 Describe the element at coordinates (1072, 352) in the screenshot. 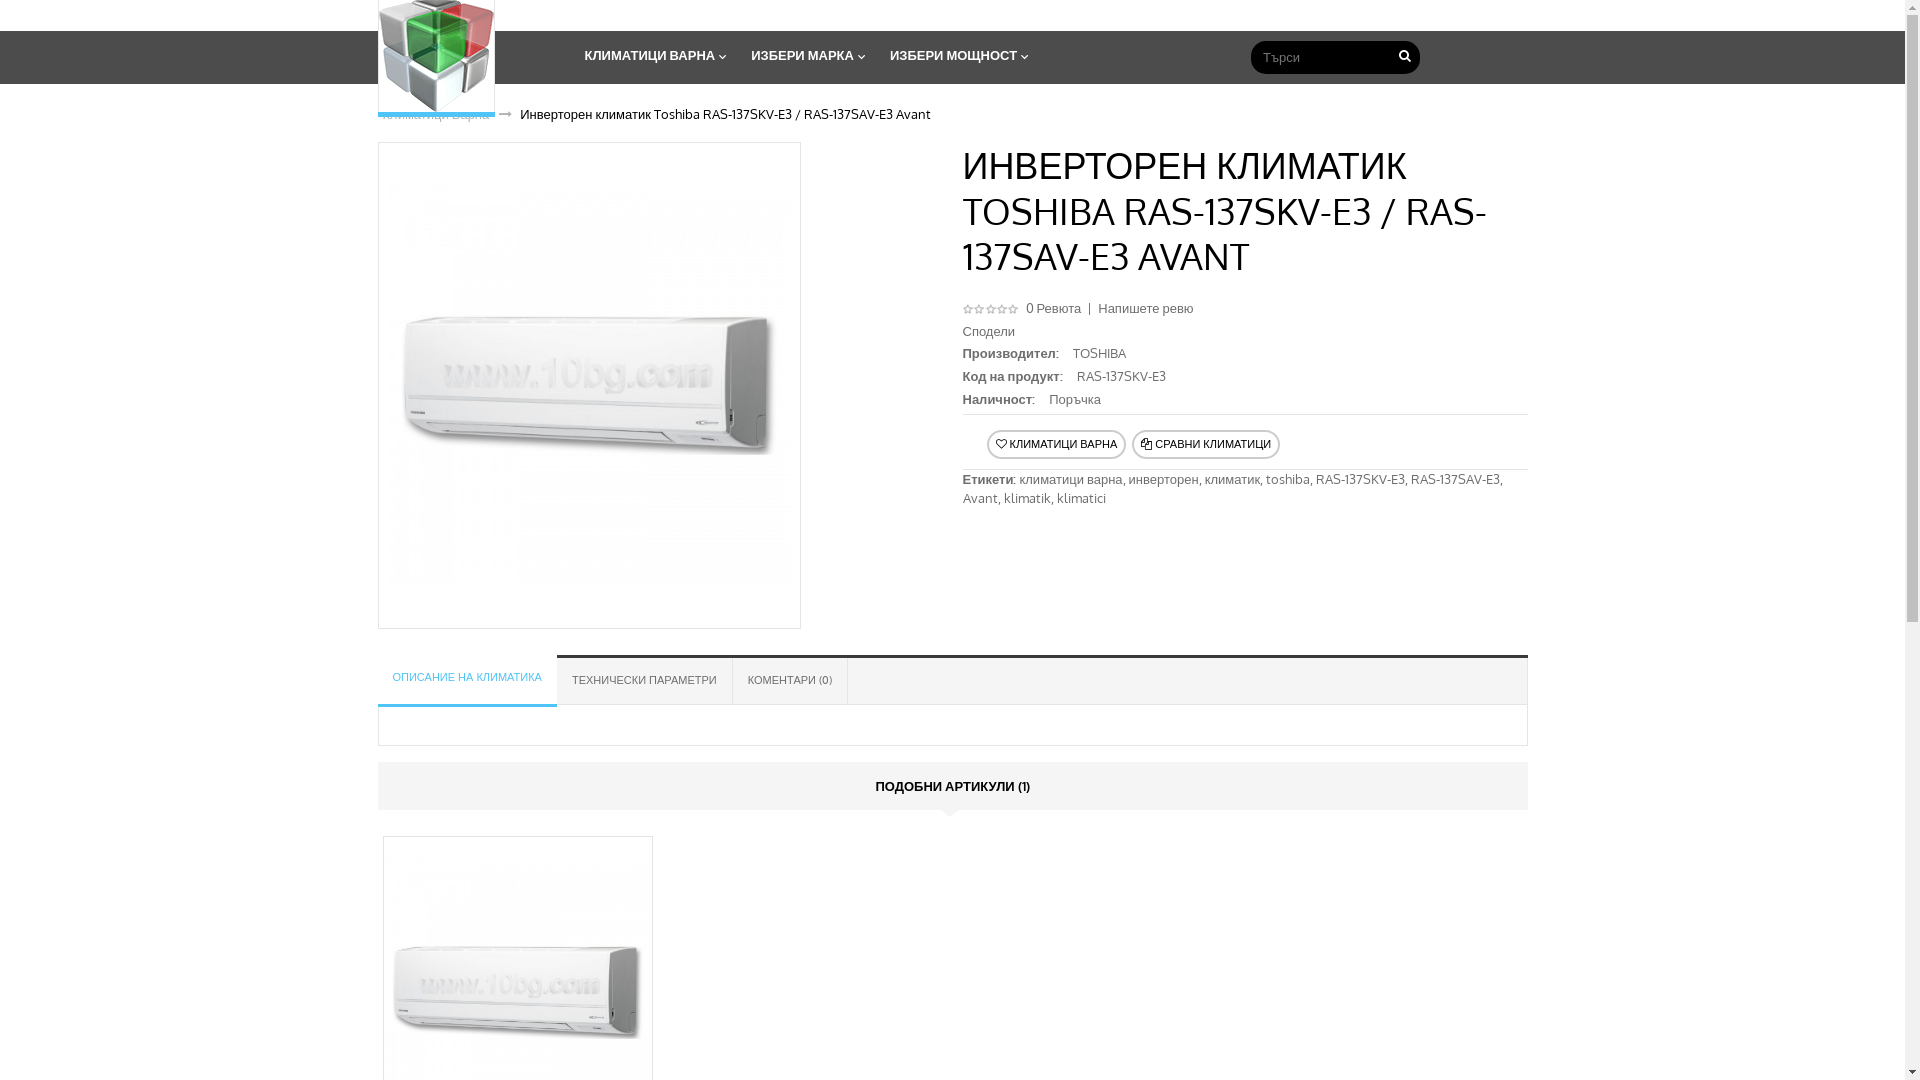

I see `'TOSHIBA'` at that location.